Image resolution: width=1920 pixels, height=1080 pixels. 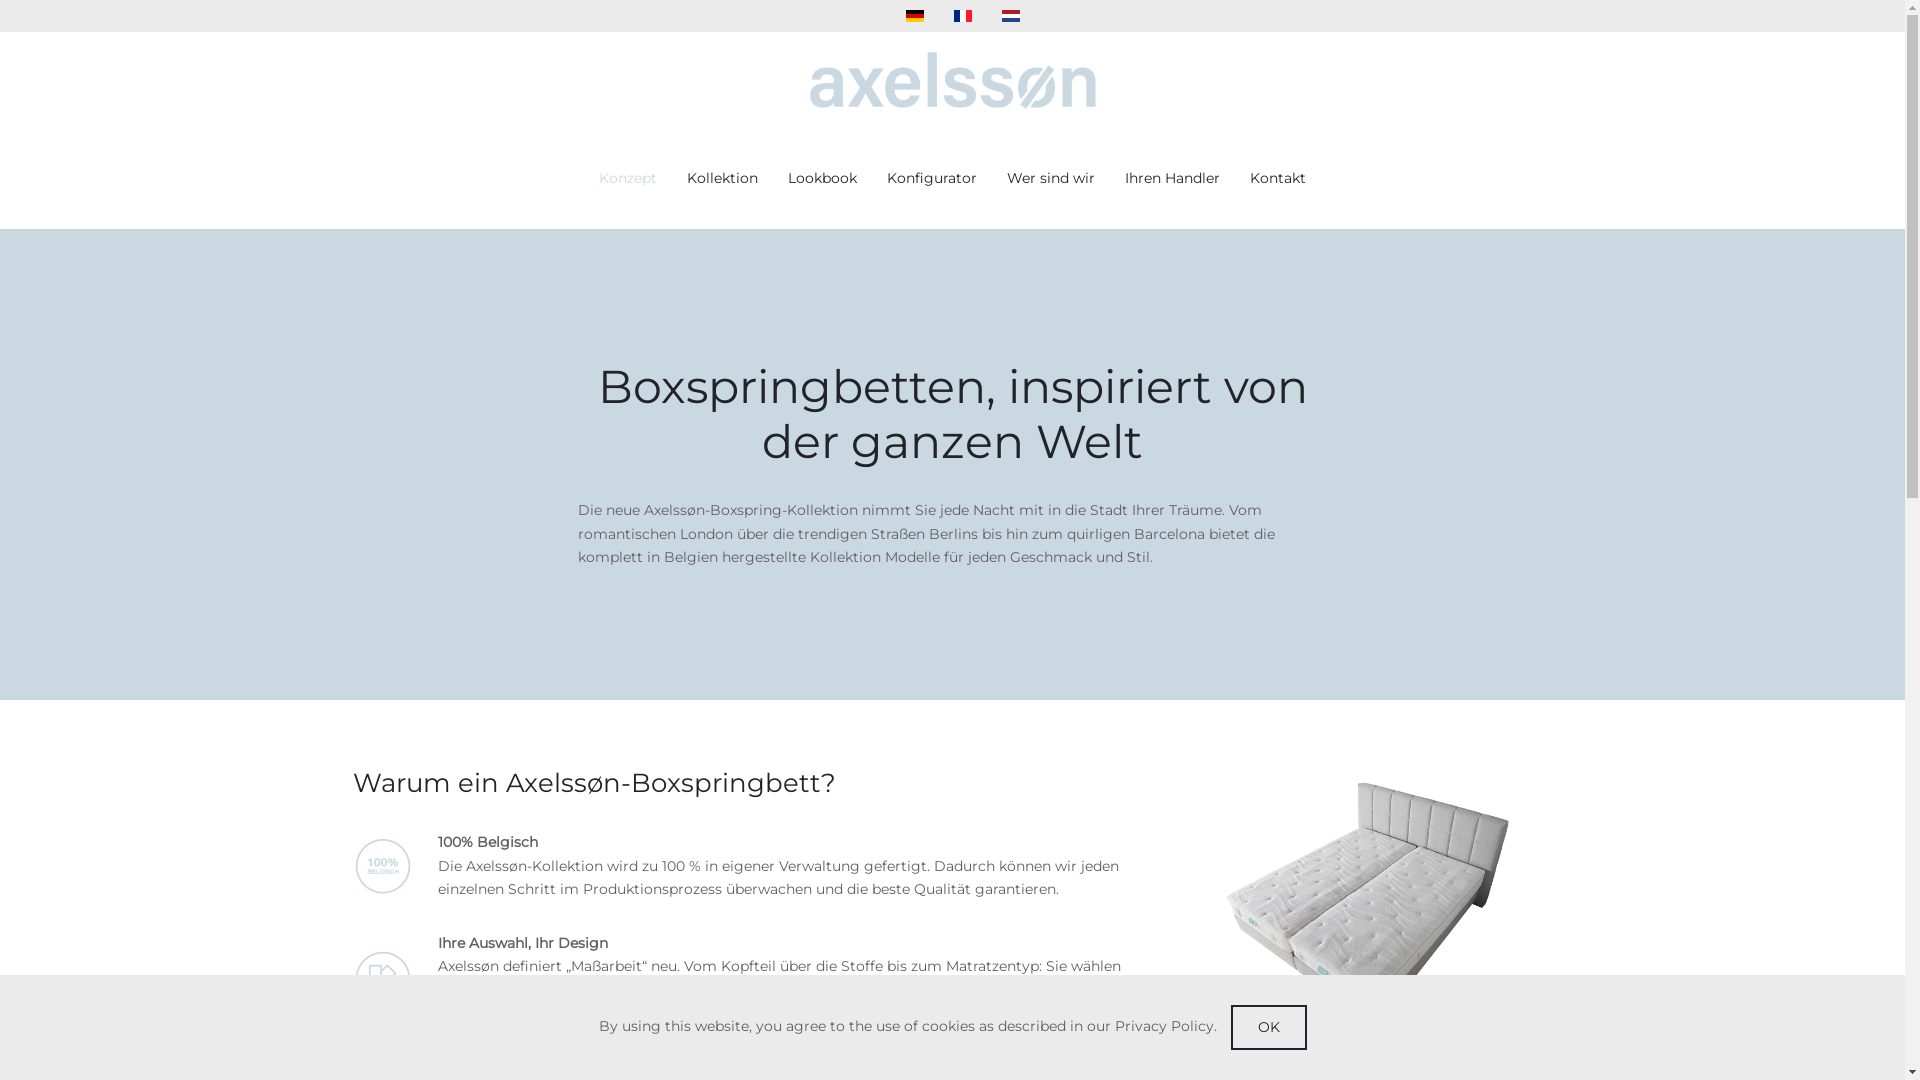 What do you see at coordinates (1007, 177) in the screenshot?
I see `'Wer sind wir'` at bounding box center [1007, 177].